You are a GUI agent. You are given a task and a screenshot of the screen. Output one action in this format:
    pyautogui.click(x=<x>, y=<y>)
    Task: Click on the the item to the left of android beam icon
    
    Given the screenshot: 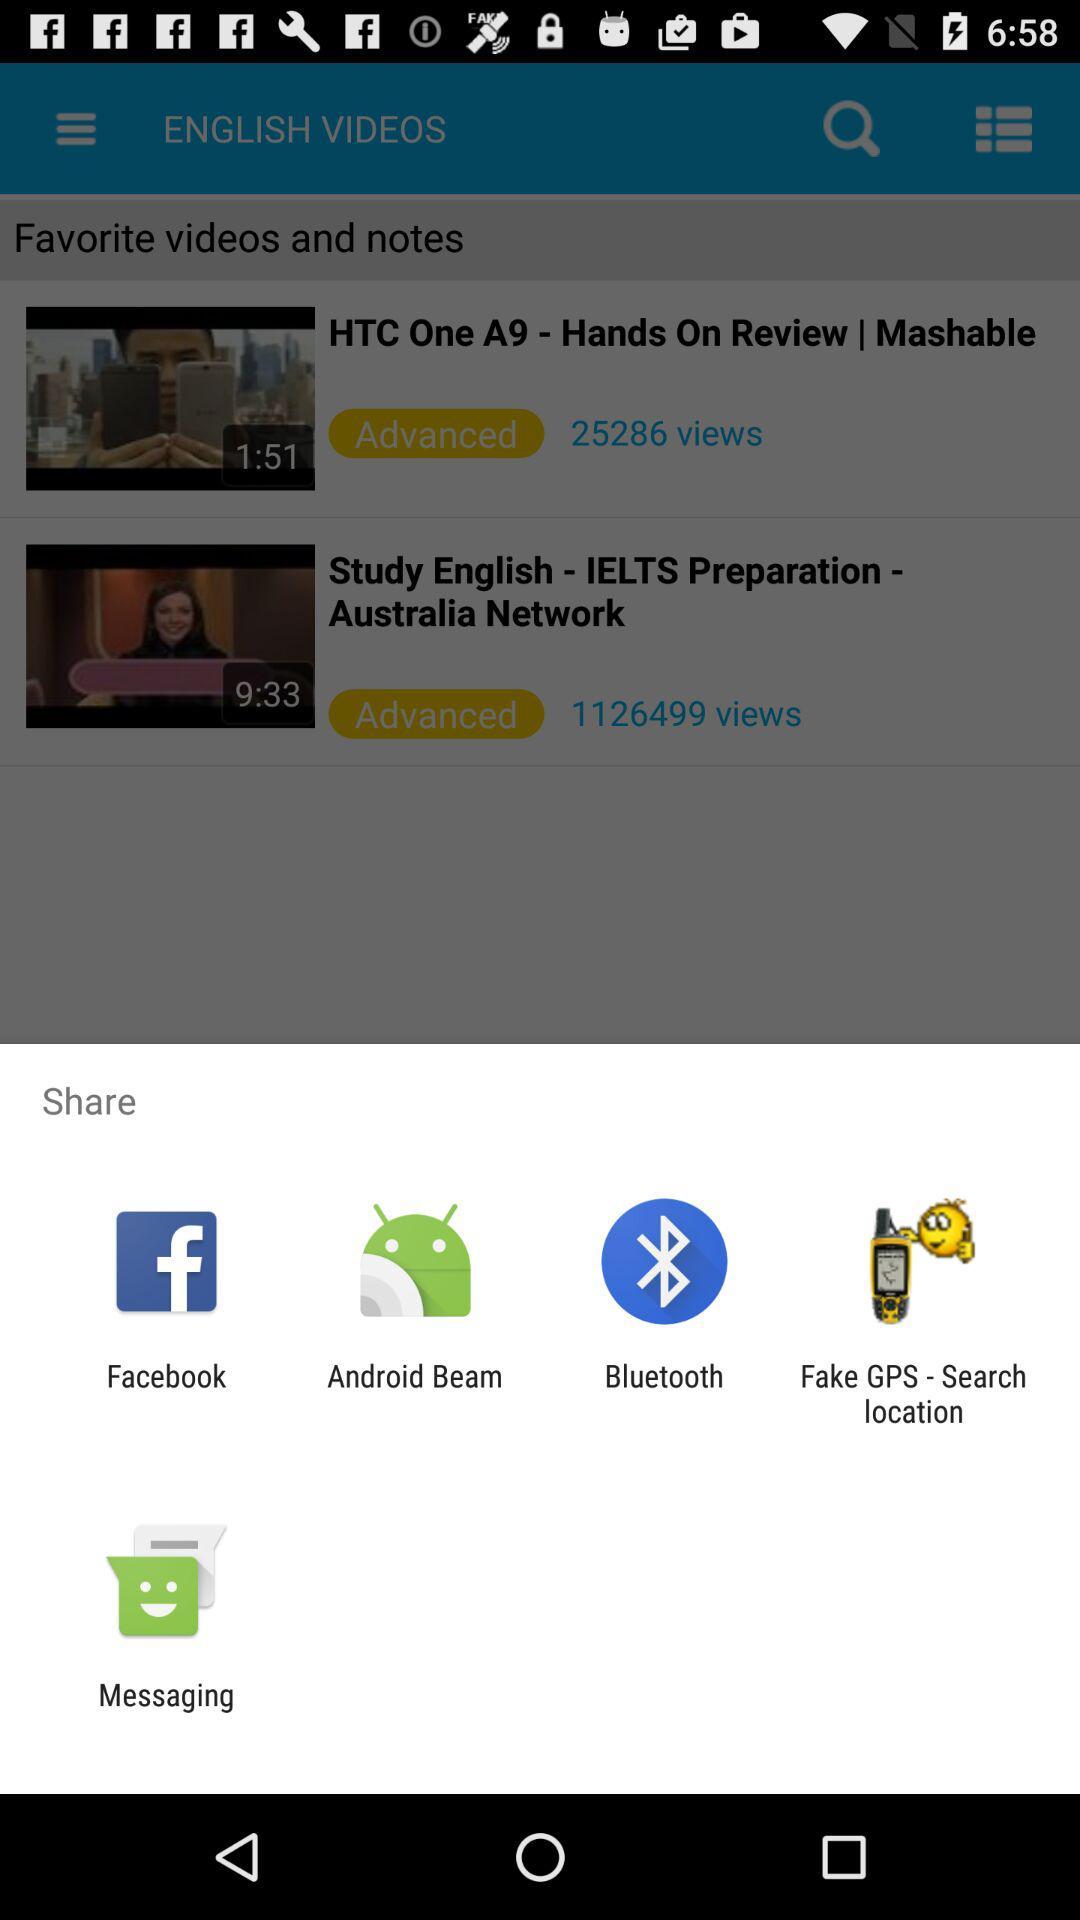 What is the action you would take?
    pyautogui.click(x=165, y=1392)
    